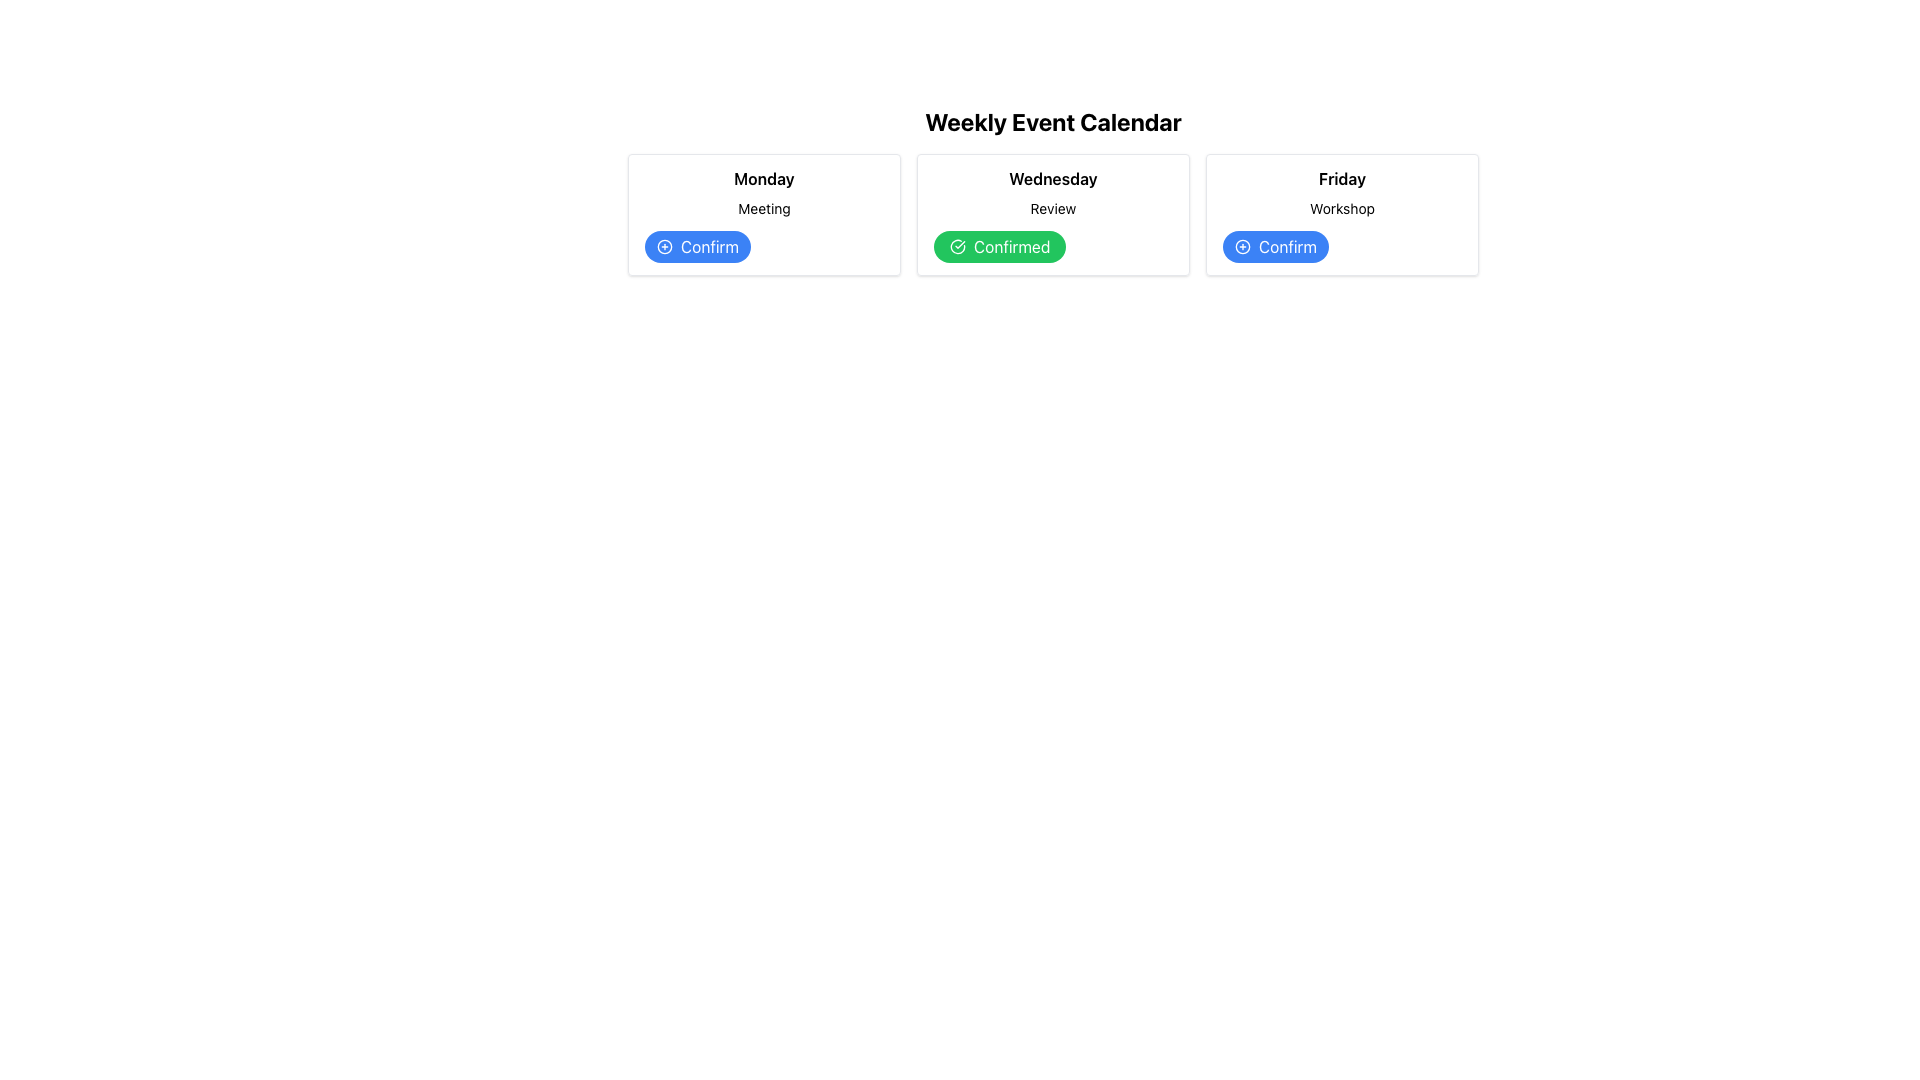 This screenshot has width=1920, height=1080. I want to click on the green checked circular badge SVG element located in the center of the 'Wednesday Review' card under the 'Weekly Event Calendar' header, so click(957, 245).